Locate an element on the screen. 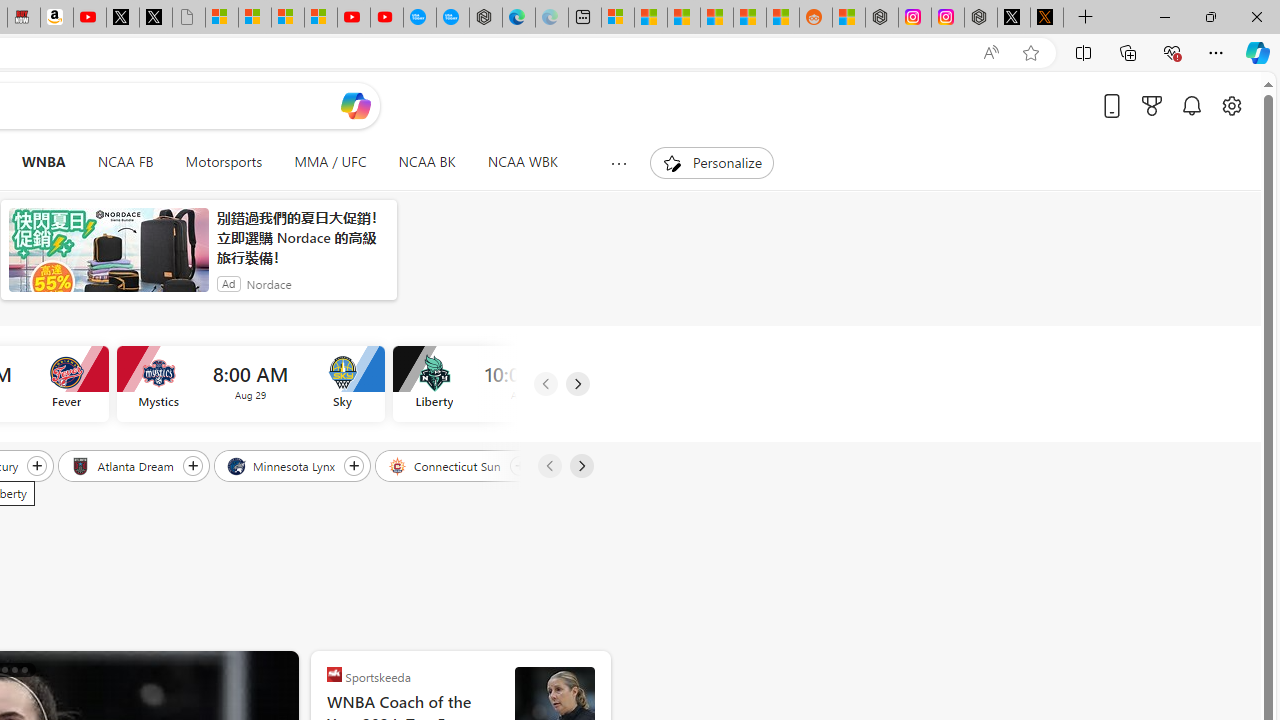  'Shanghai, China Weather trends | Microsoft Weather' is located at coordinates (781, 17).